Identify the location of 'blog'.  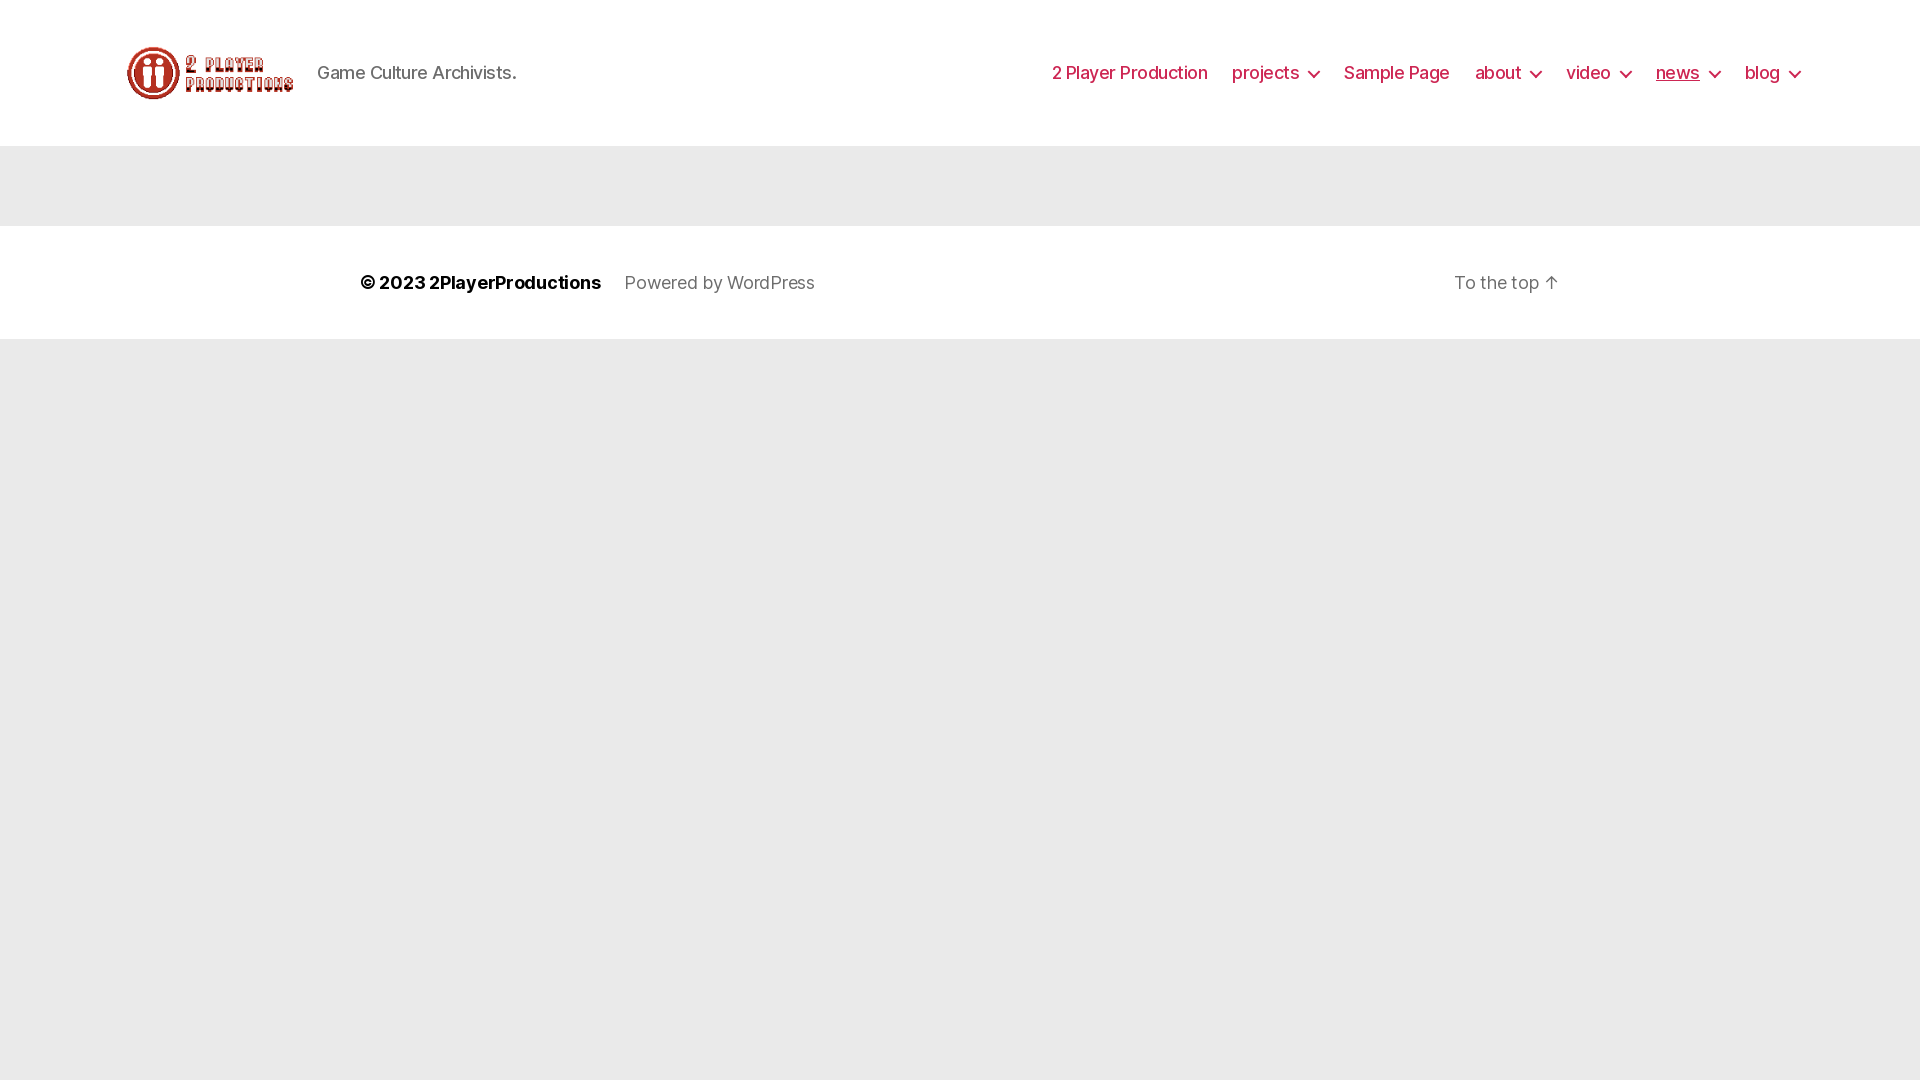
(1744, 72).